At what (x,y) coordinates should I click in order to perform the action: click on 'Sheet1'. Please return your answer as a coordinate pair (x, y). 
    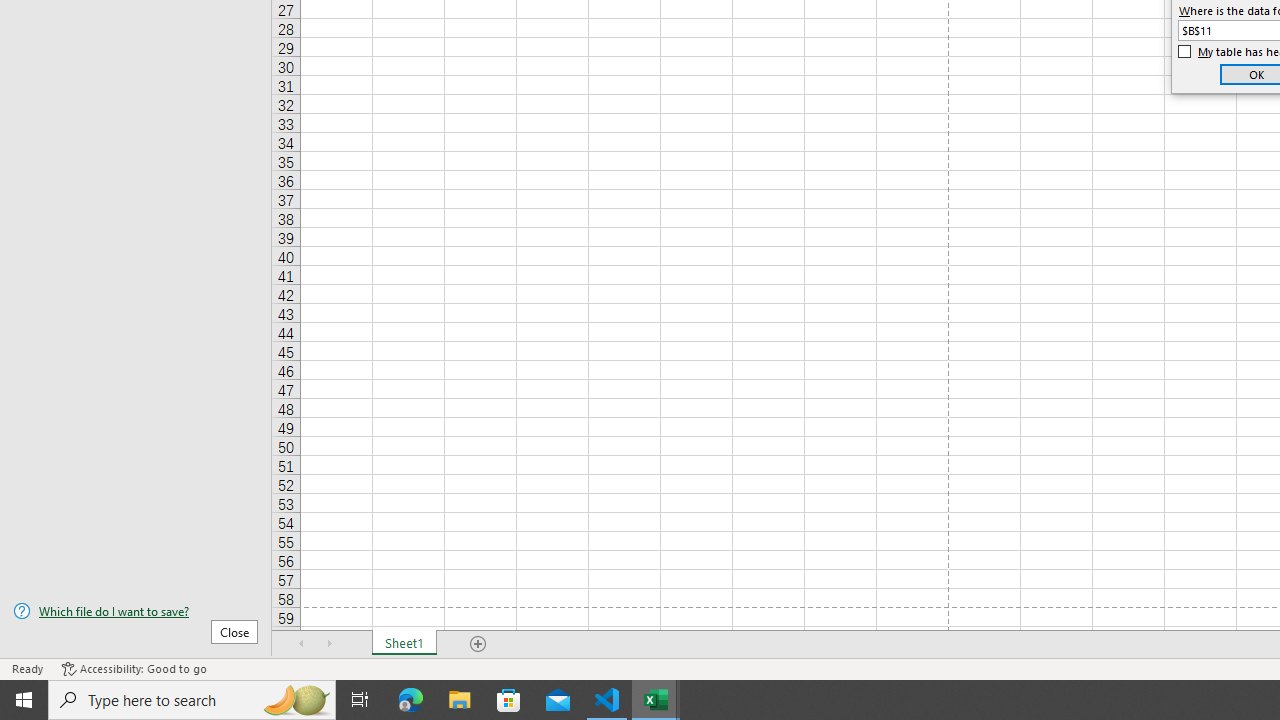
    Looking at the image, I should click on (403, 644).